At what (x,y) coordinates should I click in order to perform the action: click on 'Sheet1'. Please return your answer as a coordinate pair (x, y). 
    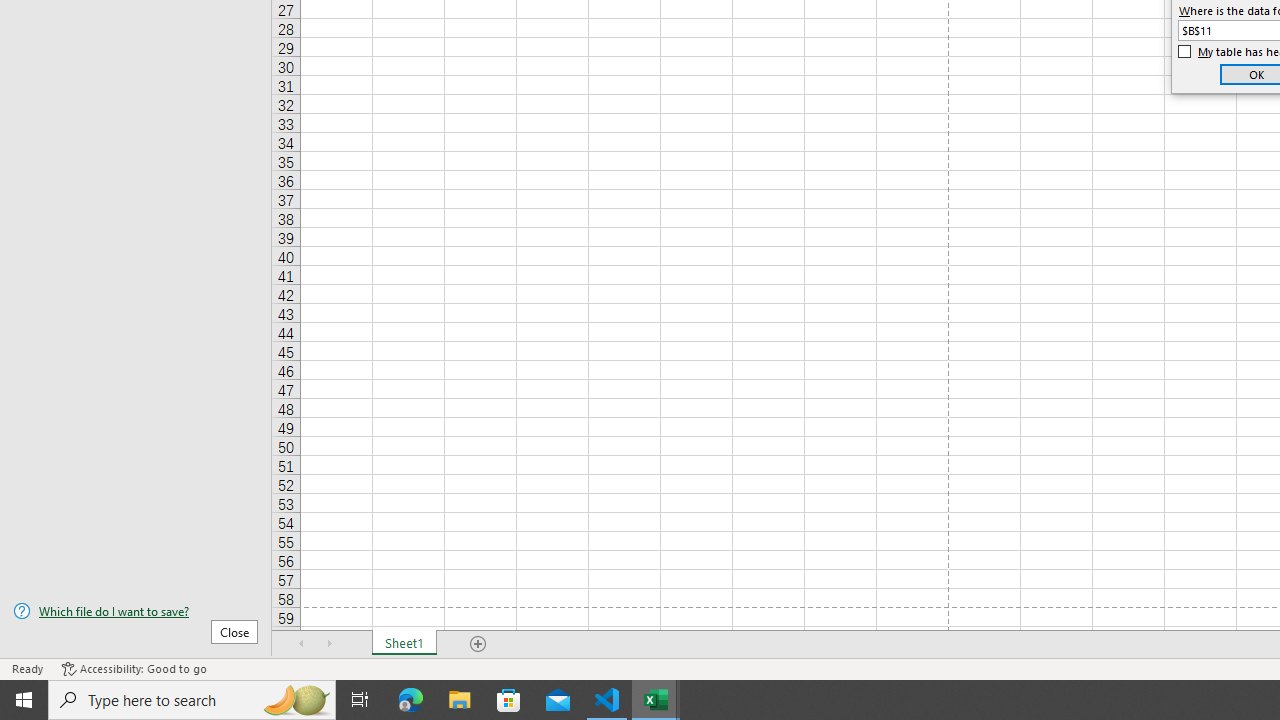
    Looking at the image, I should click on (403, 644).